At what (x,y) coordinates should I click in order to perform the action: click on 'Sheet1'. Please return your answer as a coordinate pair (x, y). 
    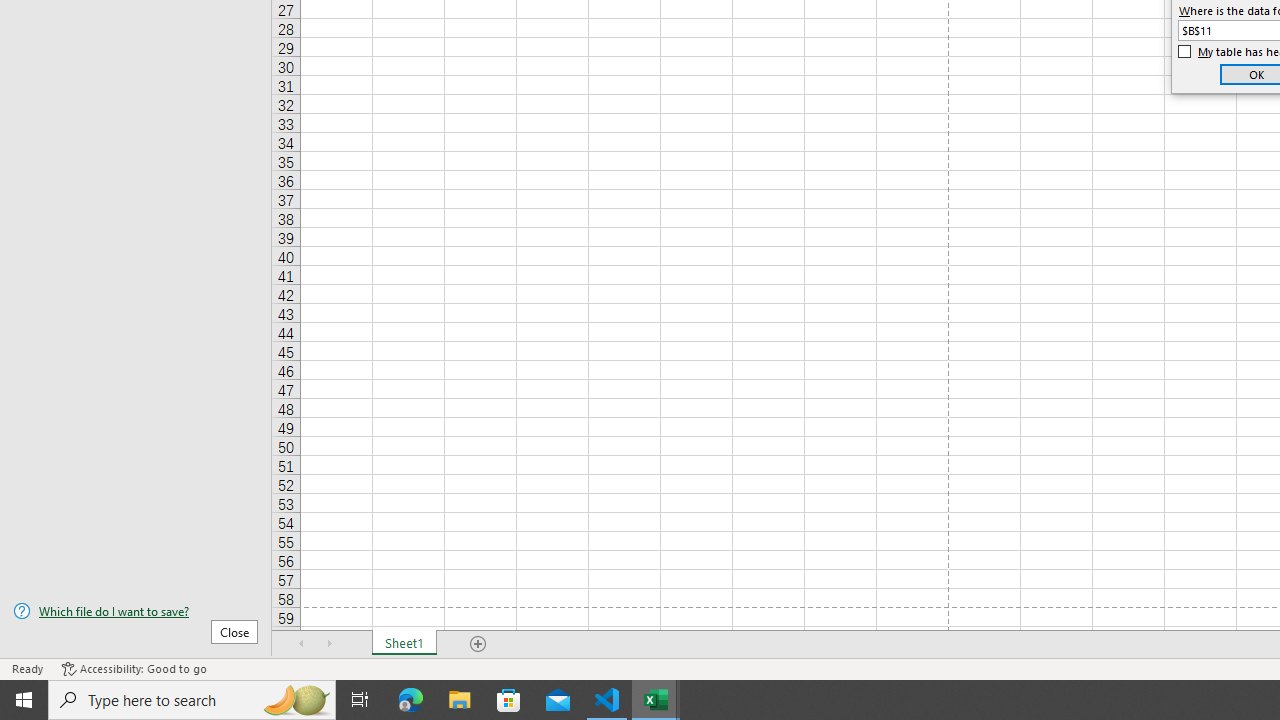
    Looking at the image, I should click on (403, 644).